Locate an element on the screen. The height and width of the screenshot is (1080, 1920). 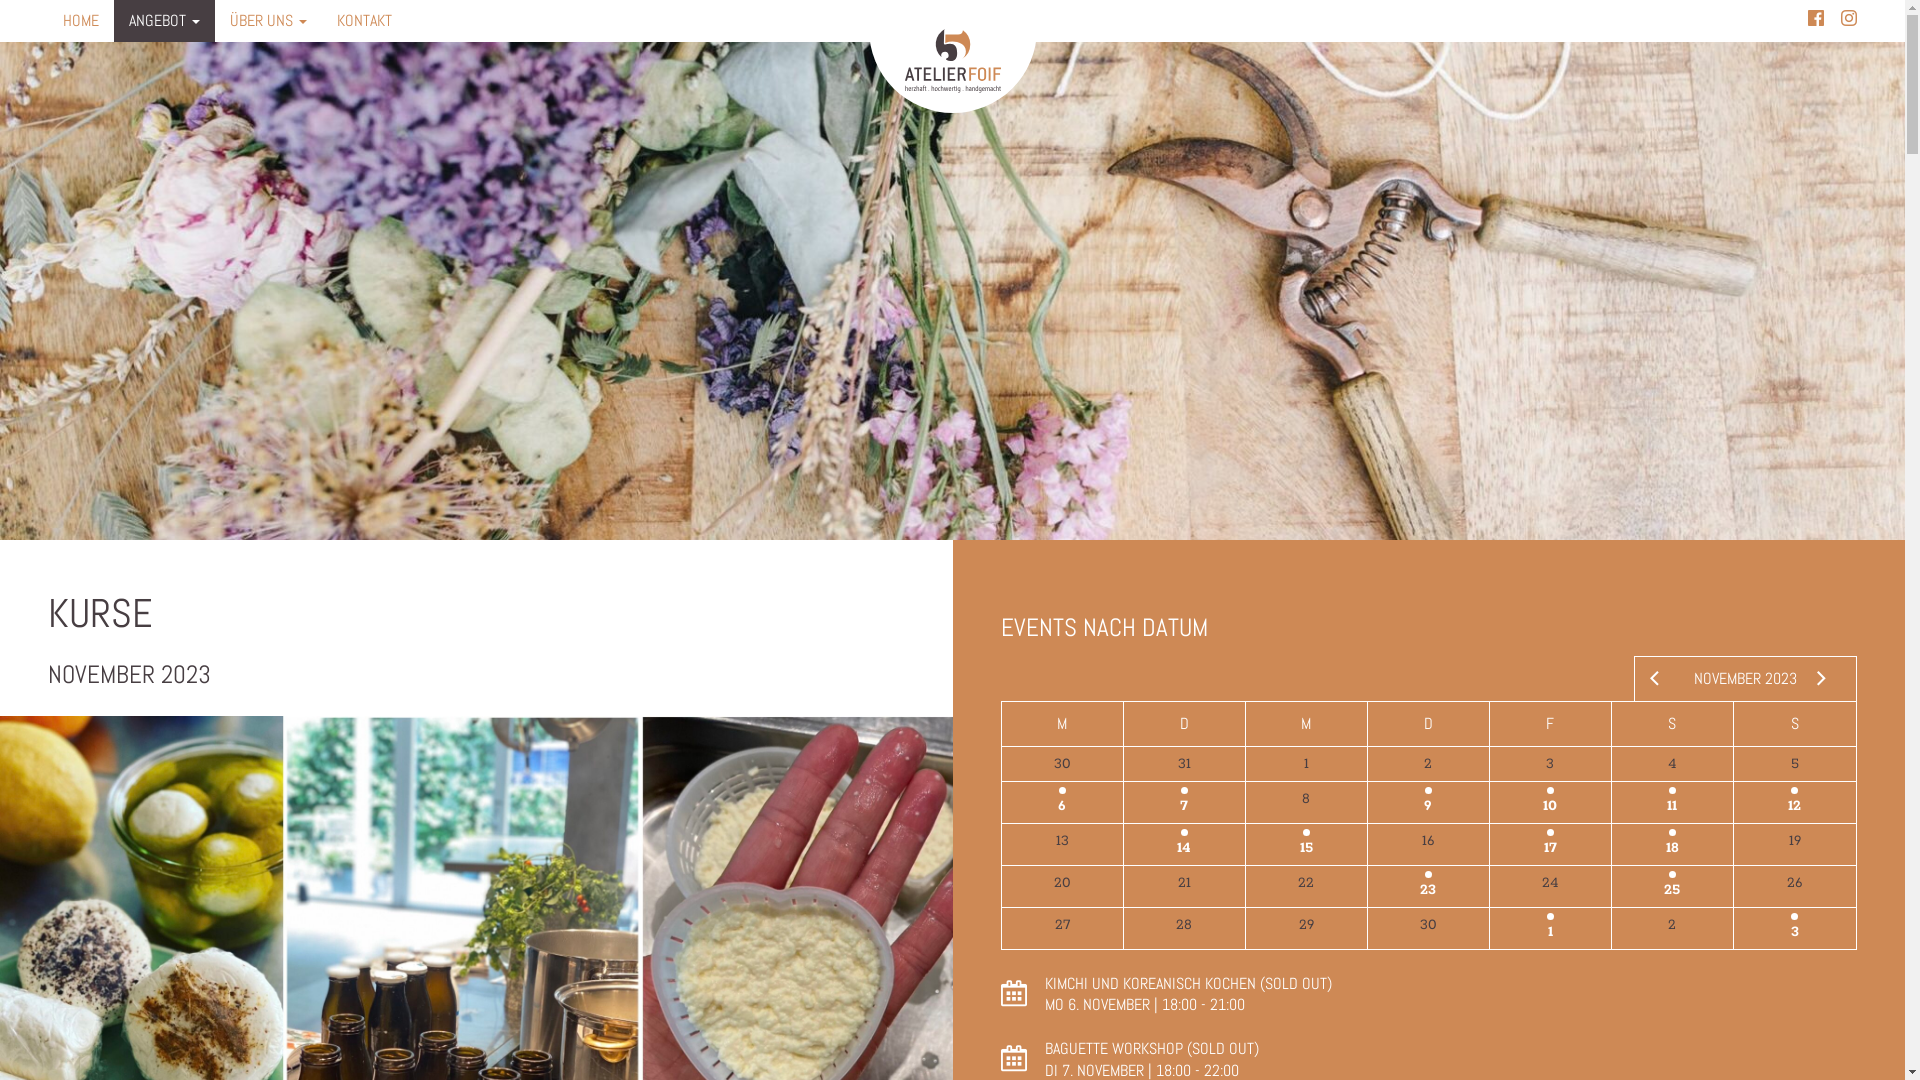
'0 VERANSTALTUNGEN, is located at coordinates (1549, 763).